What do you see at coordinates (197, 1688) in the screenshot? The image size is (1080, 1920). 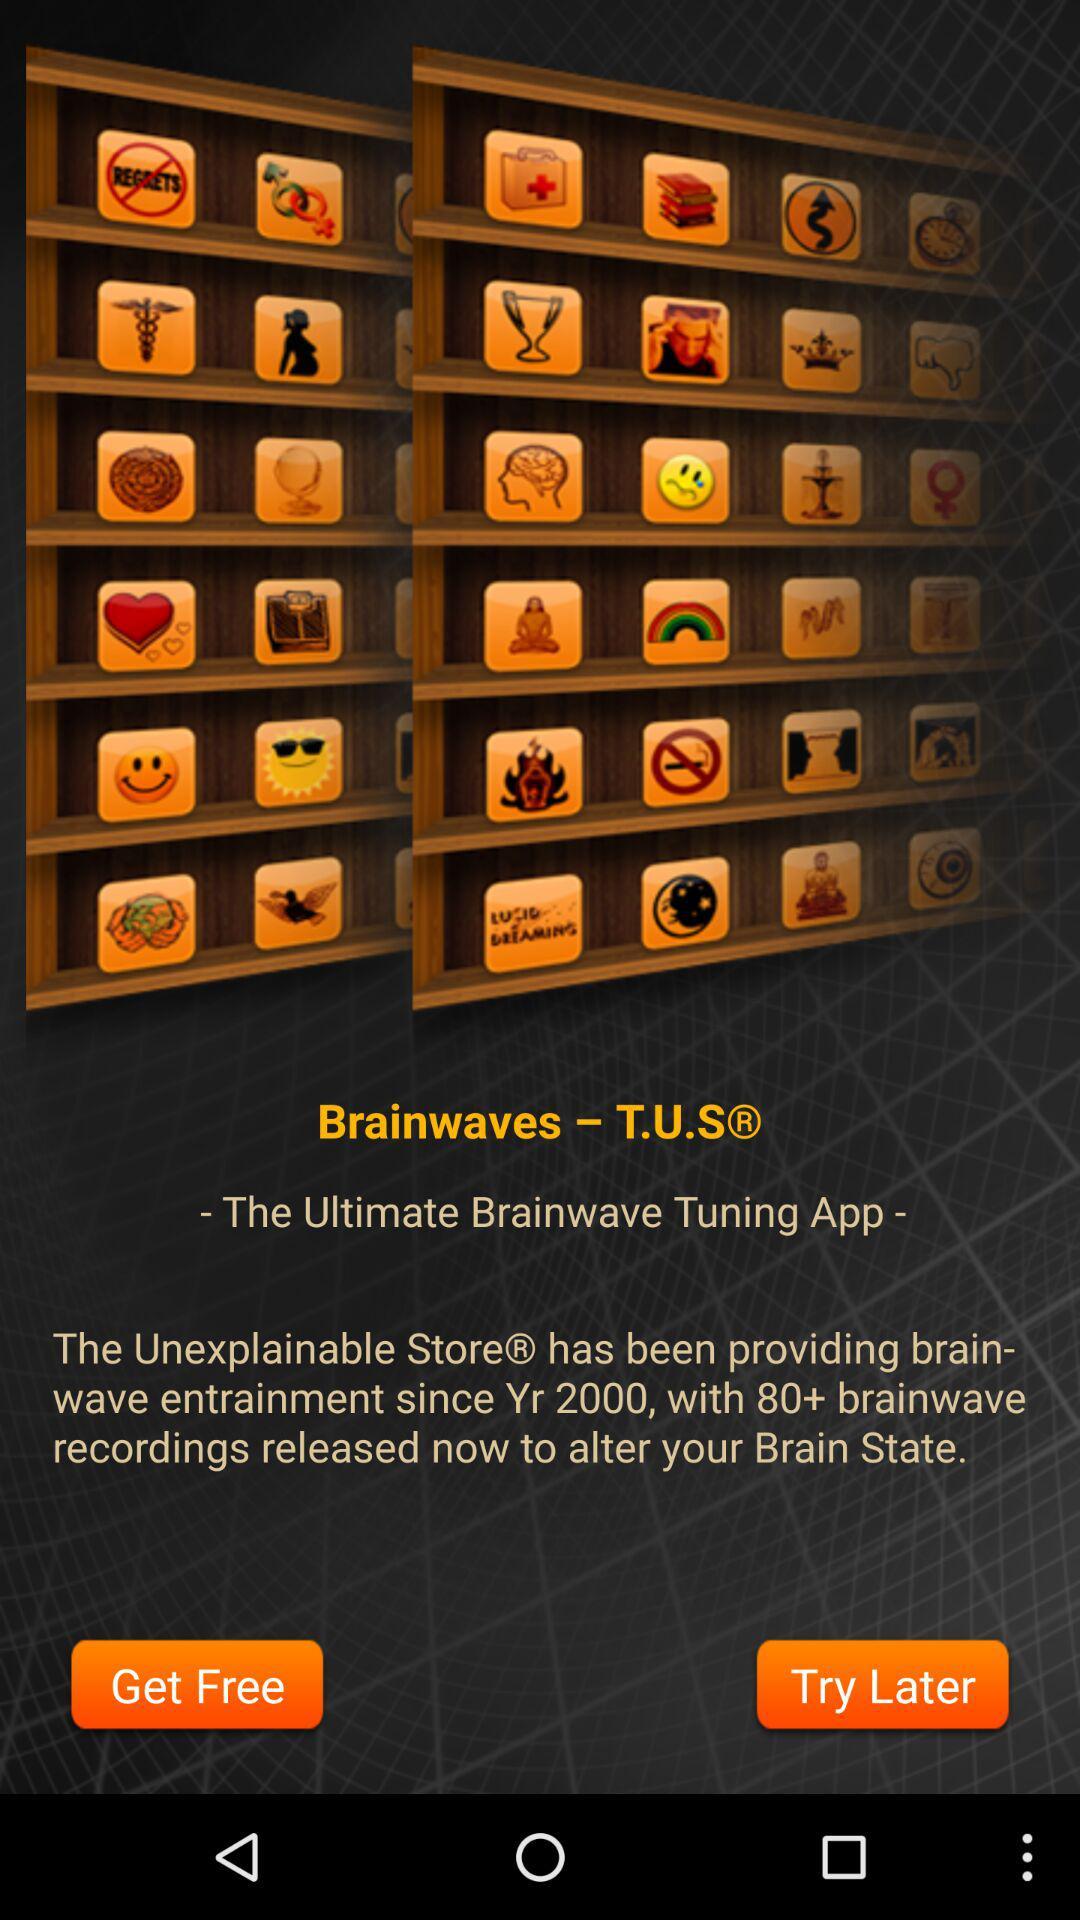 I see `the get free` at bounding box center [197, 1688].